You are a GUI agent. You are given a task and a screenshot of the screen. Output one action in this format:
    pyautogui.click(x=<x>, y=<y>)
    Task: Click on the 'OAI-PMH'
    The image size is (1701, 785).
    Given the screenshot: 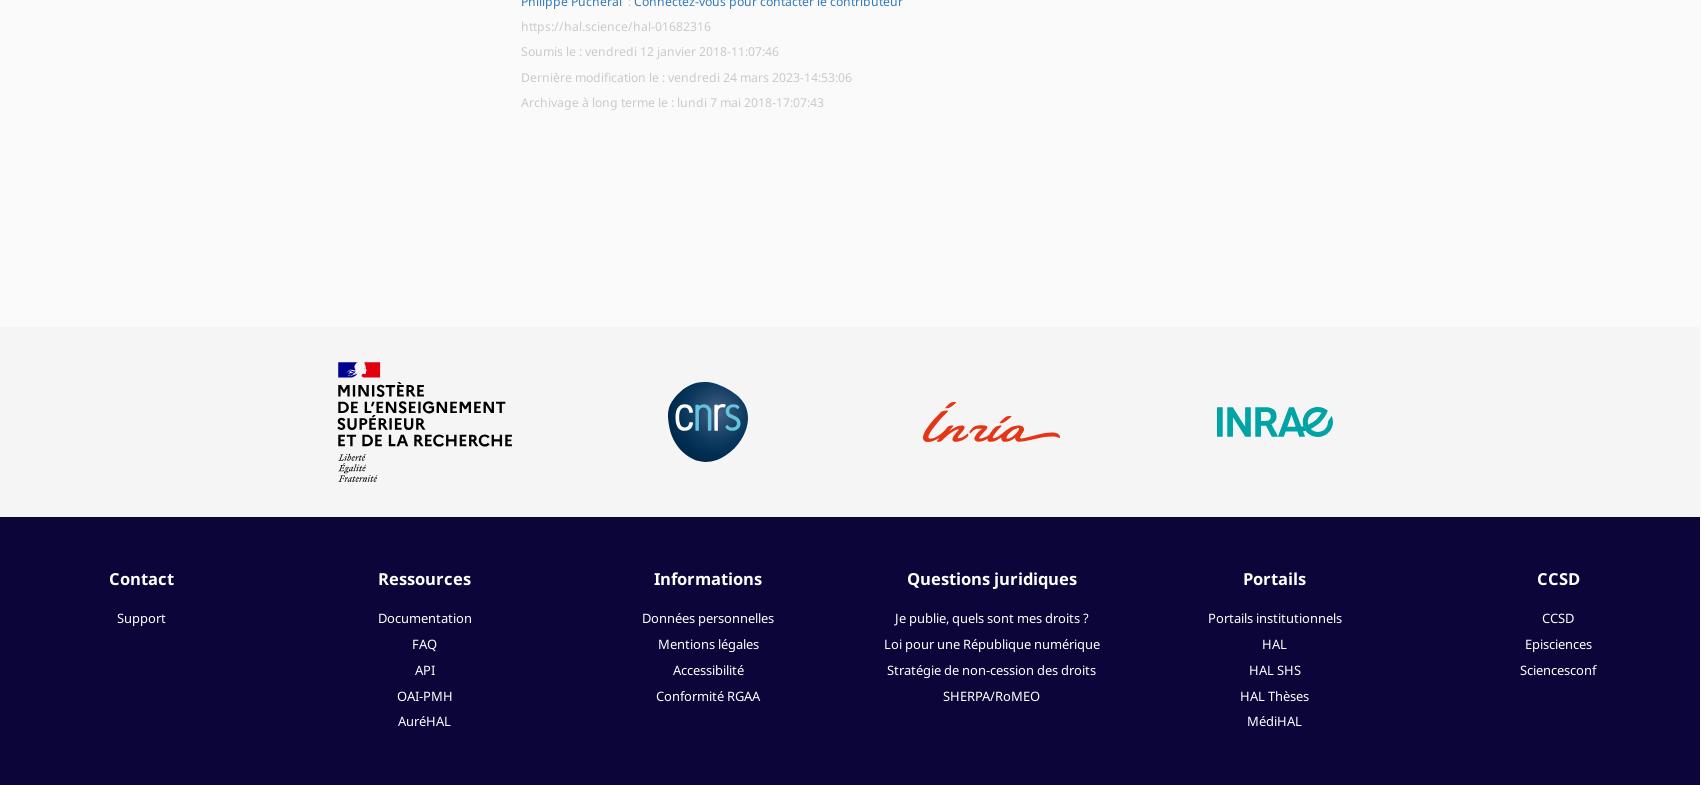 What is the action you would take?
    pyautogui.click(x=423, y=695)
    